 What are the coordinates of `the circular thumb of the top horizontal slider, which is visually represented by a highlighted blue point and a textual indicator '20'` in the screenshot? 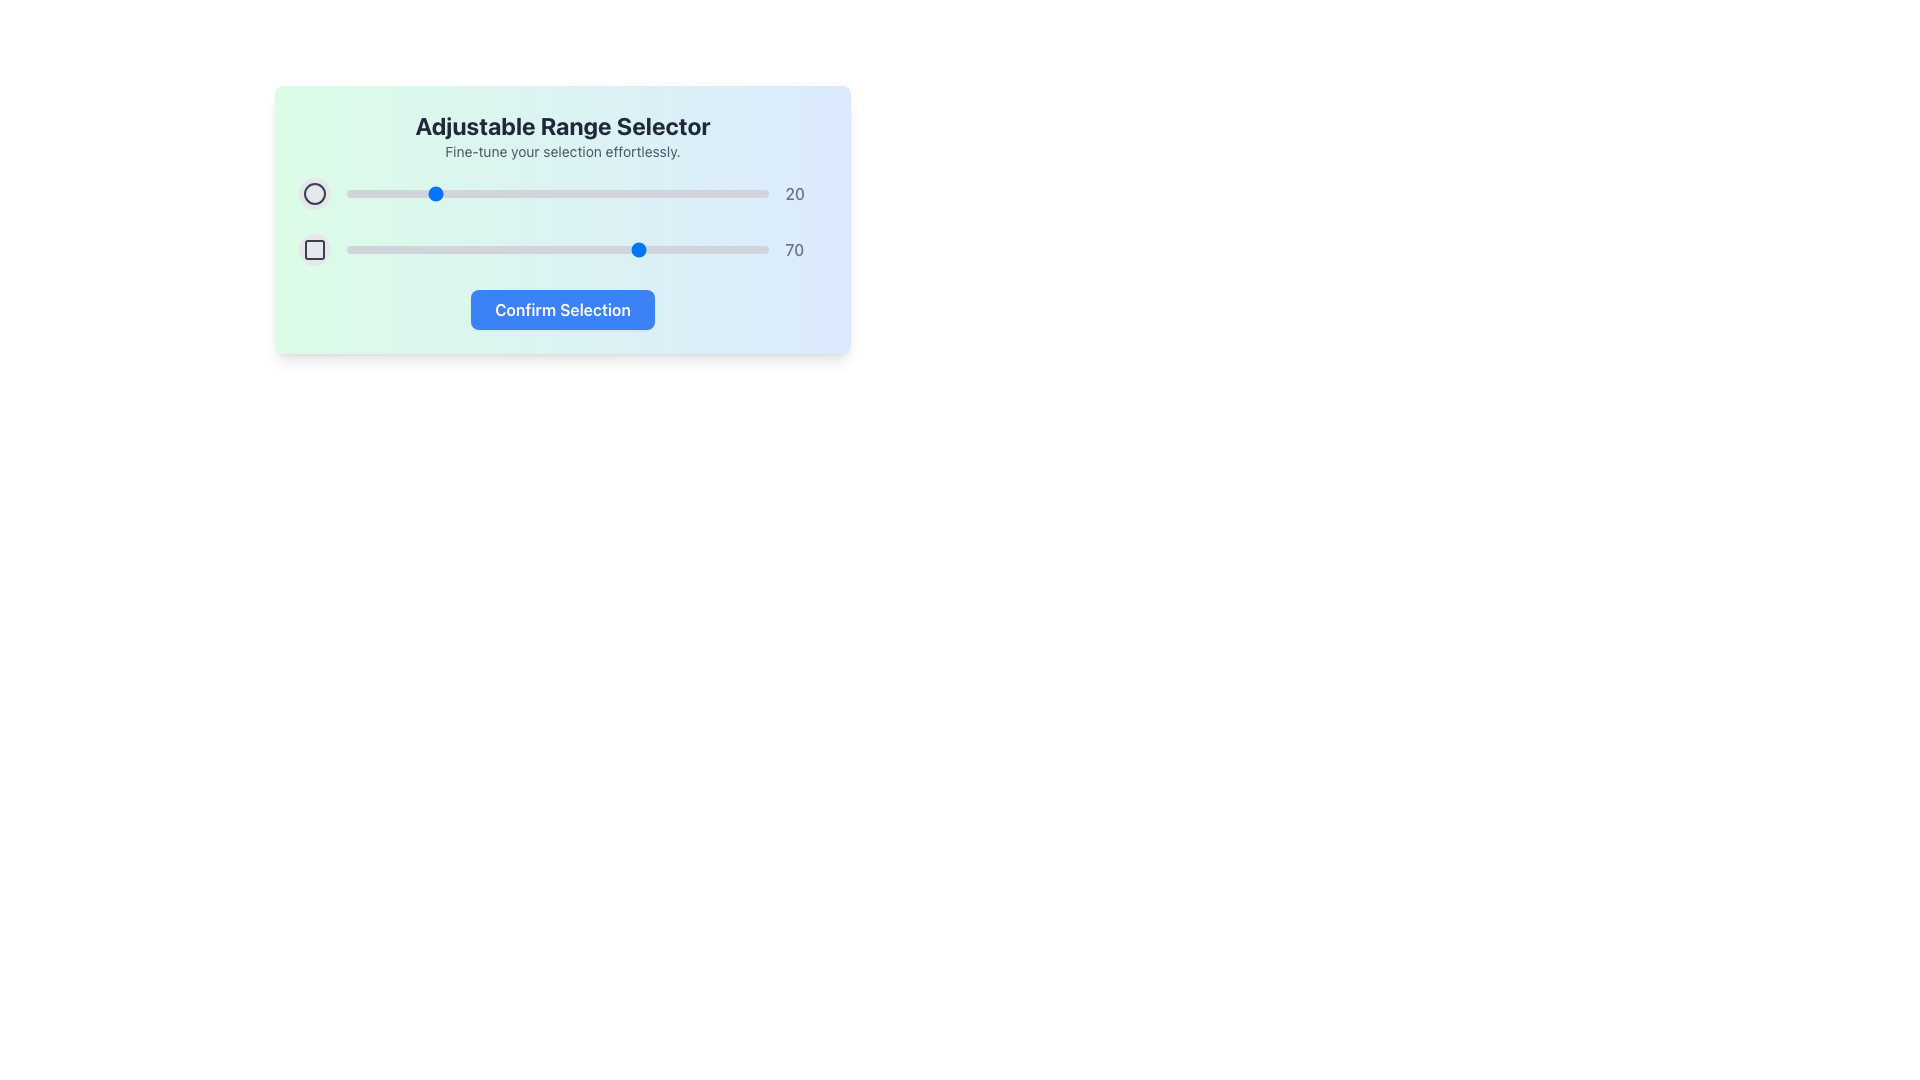 It's located at (561, 193).